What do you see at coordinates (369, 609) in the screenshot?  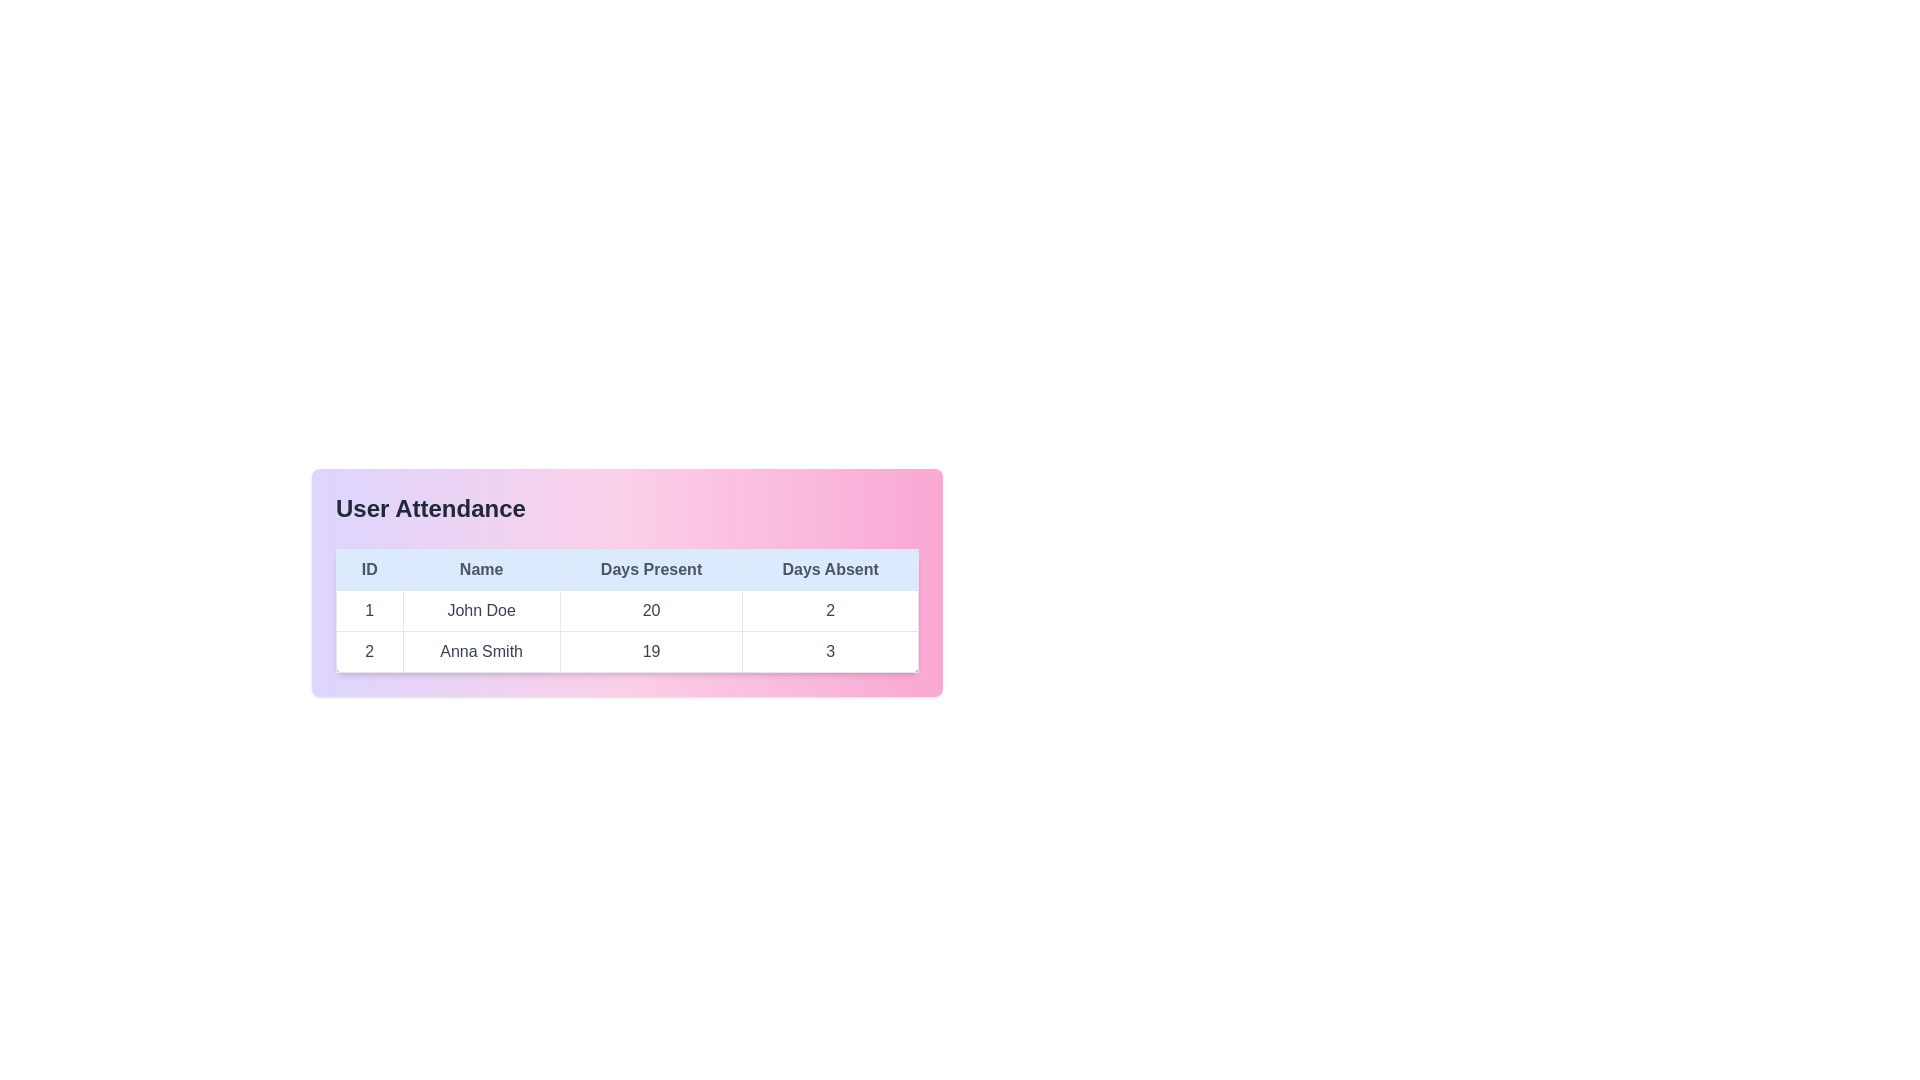 I see `the associated table row` at bounding box center [369, 609].